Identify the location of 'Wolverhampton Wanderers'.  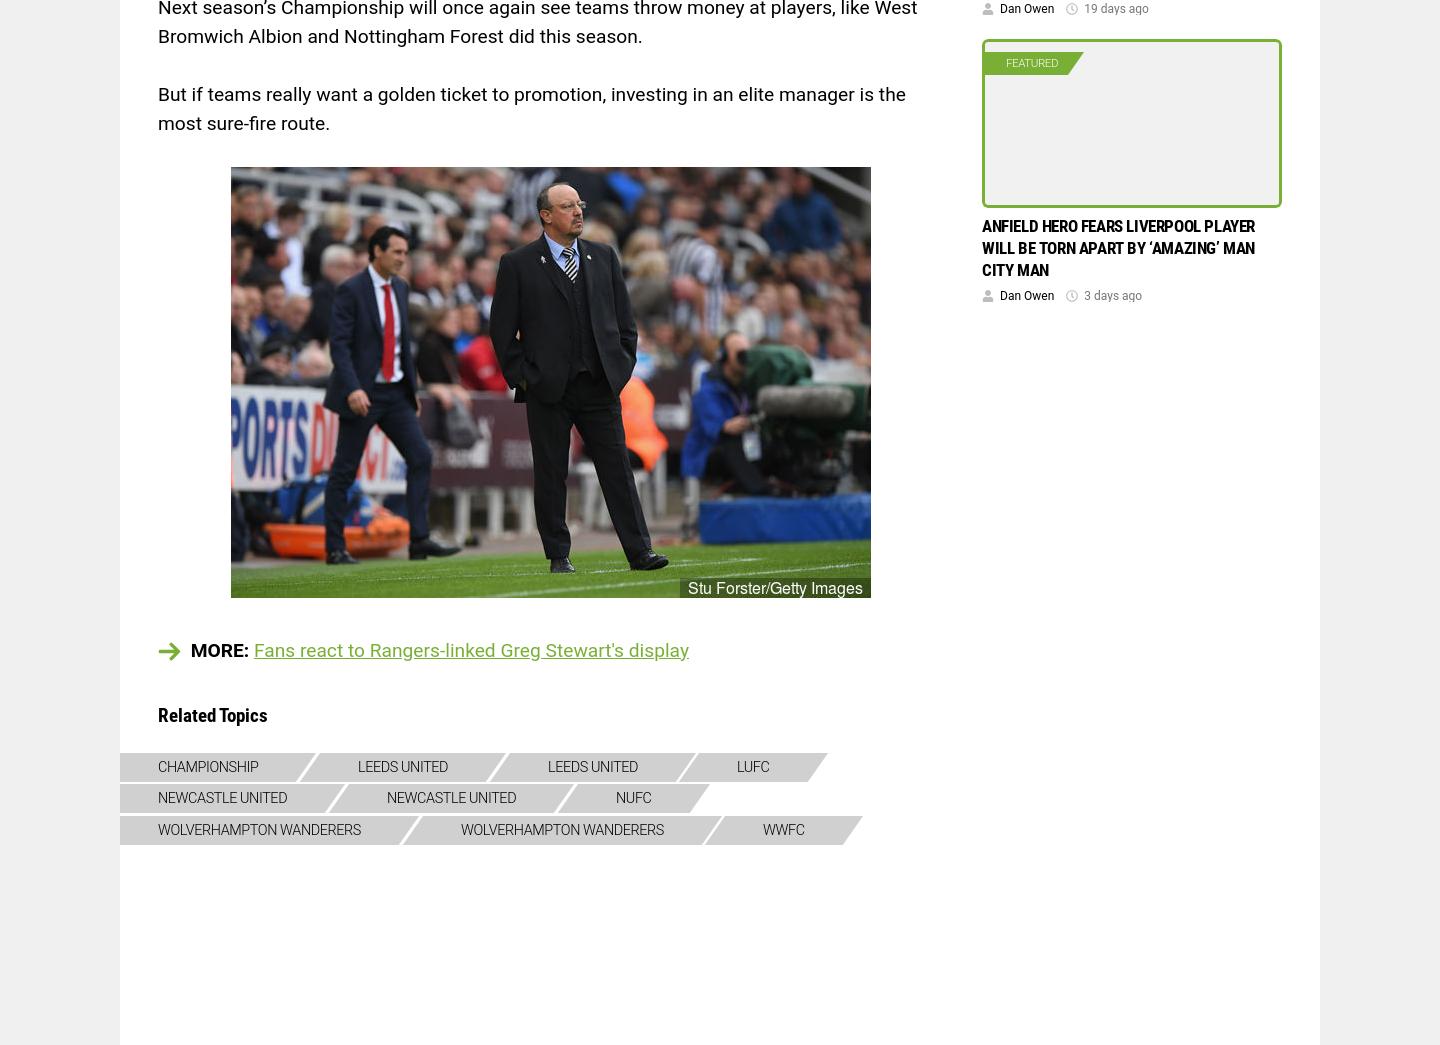
(258, 828).